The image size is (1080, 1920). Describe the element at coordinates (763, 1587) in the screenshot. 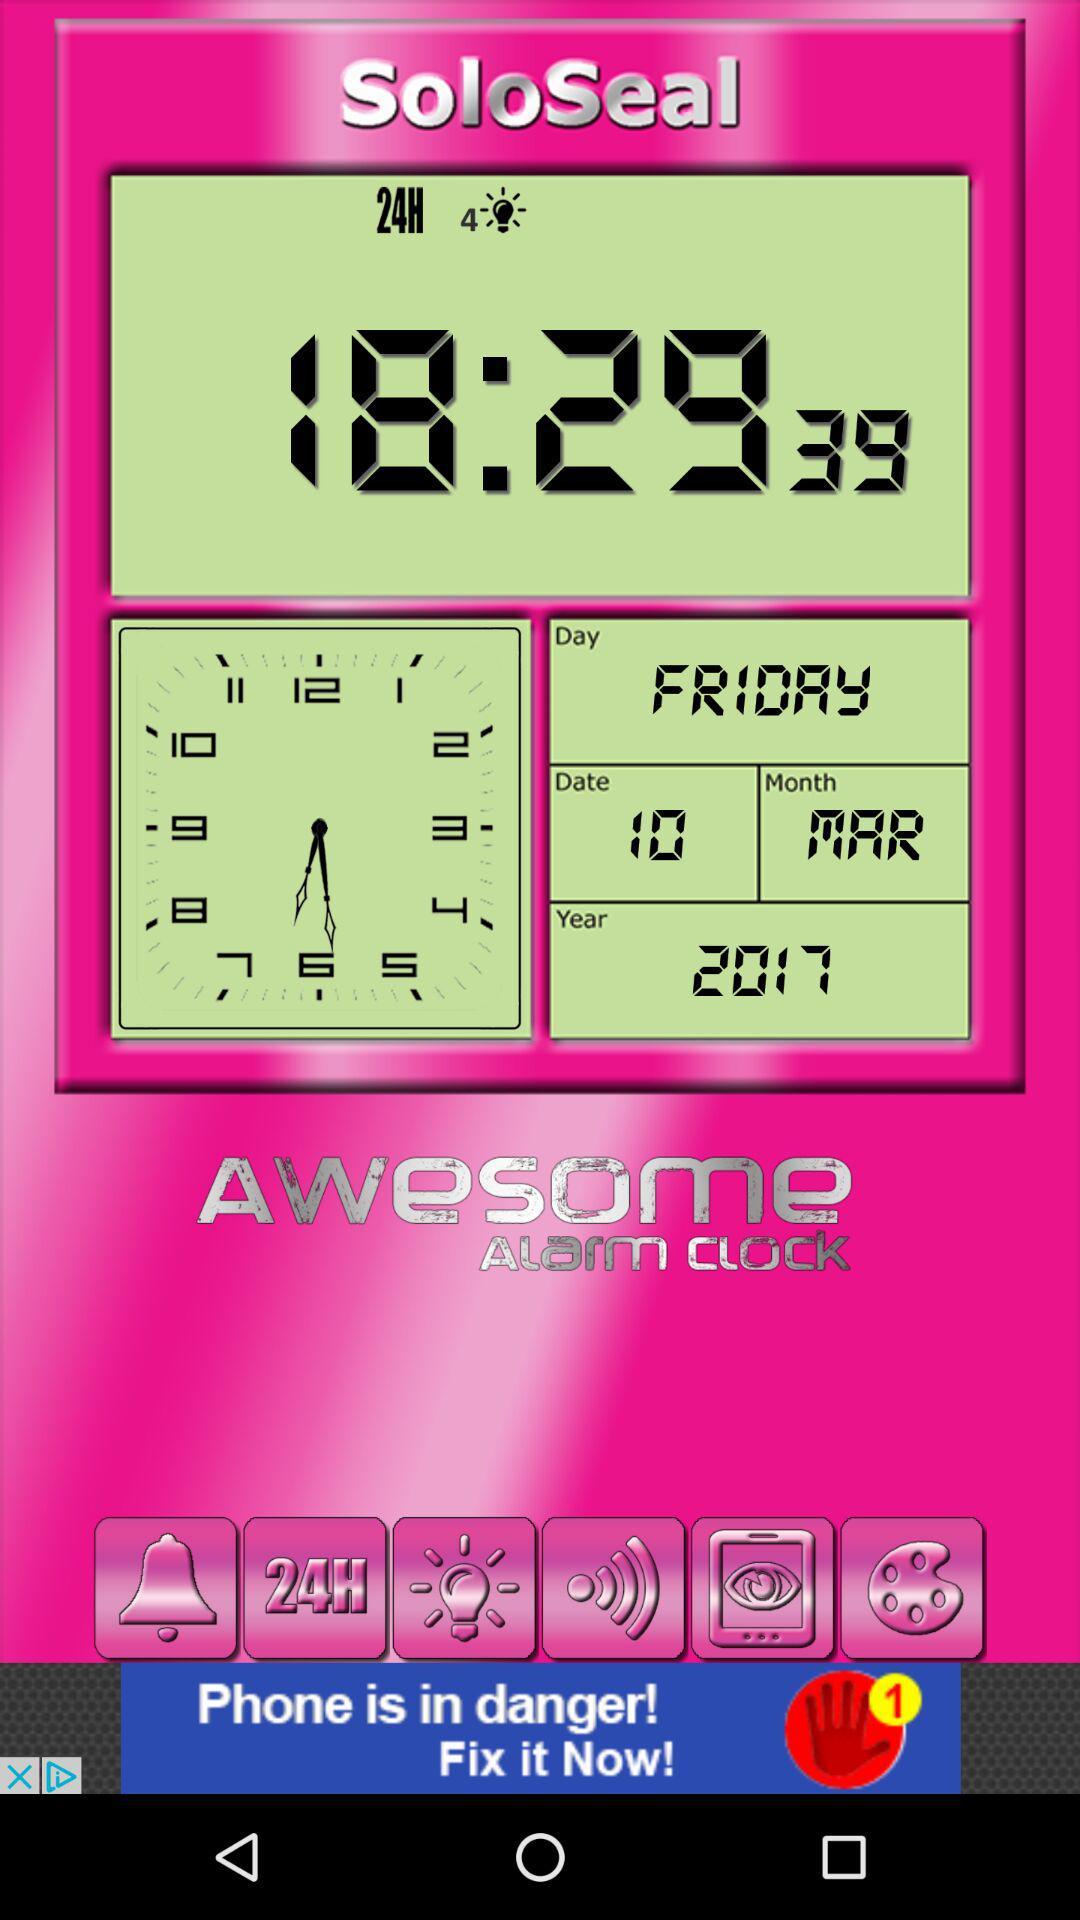

I see `selection` at that location.